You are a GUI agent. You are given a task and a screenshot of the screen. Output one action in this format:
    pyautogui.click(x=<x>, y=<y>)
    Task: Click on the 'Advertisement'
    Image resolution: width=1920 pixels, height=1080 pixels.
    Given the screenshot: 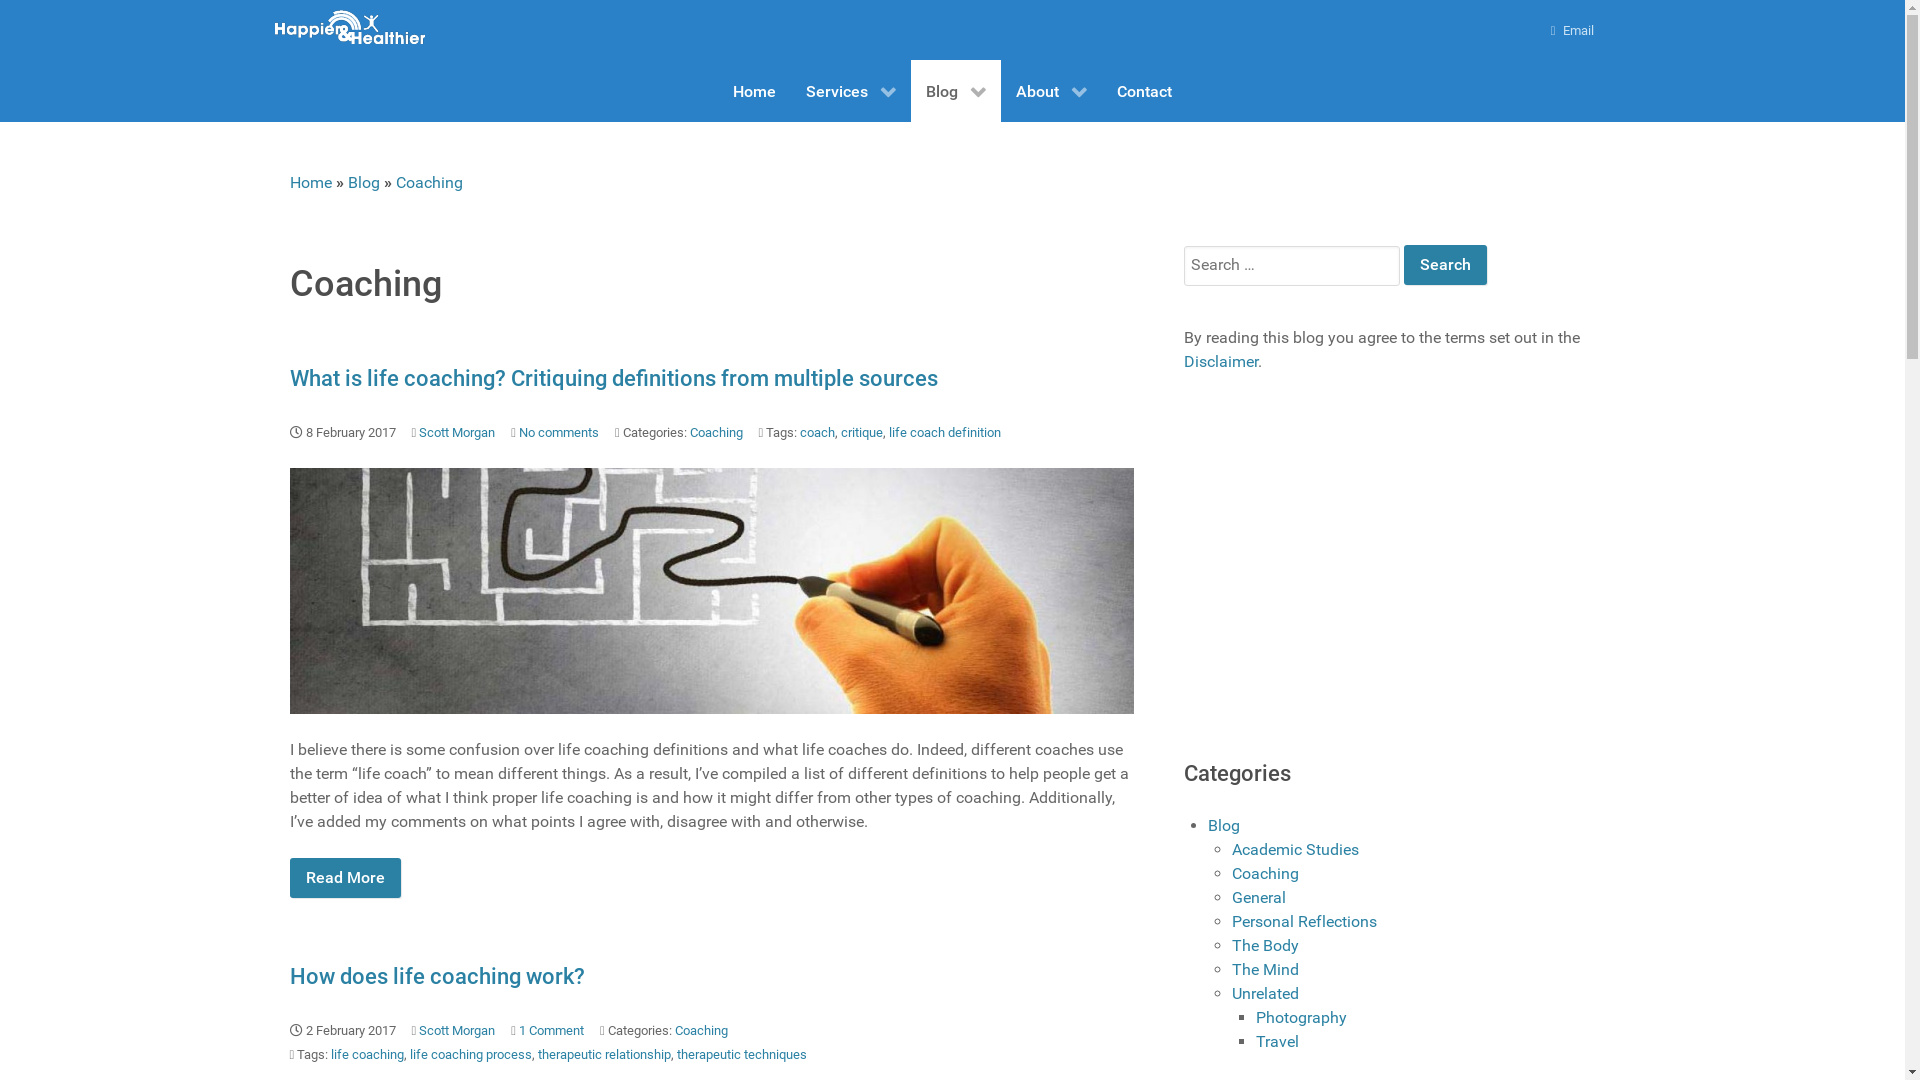 What is the action you would take?
    pyautogui.click(x=1352, y=585)
    